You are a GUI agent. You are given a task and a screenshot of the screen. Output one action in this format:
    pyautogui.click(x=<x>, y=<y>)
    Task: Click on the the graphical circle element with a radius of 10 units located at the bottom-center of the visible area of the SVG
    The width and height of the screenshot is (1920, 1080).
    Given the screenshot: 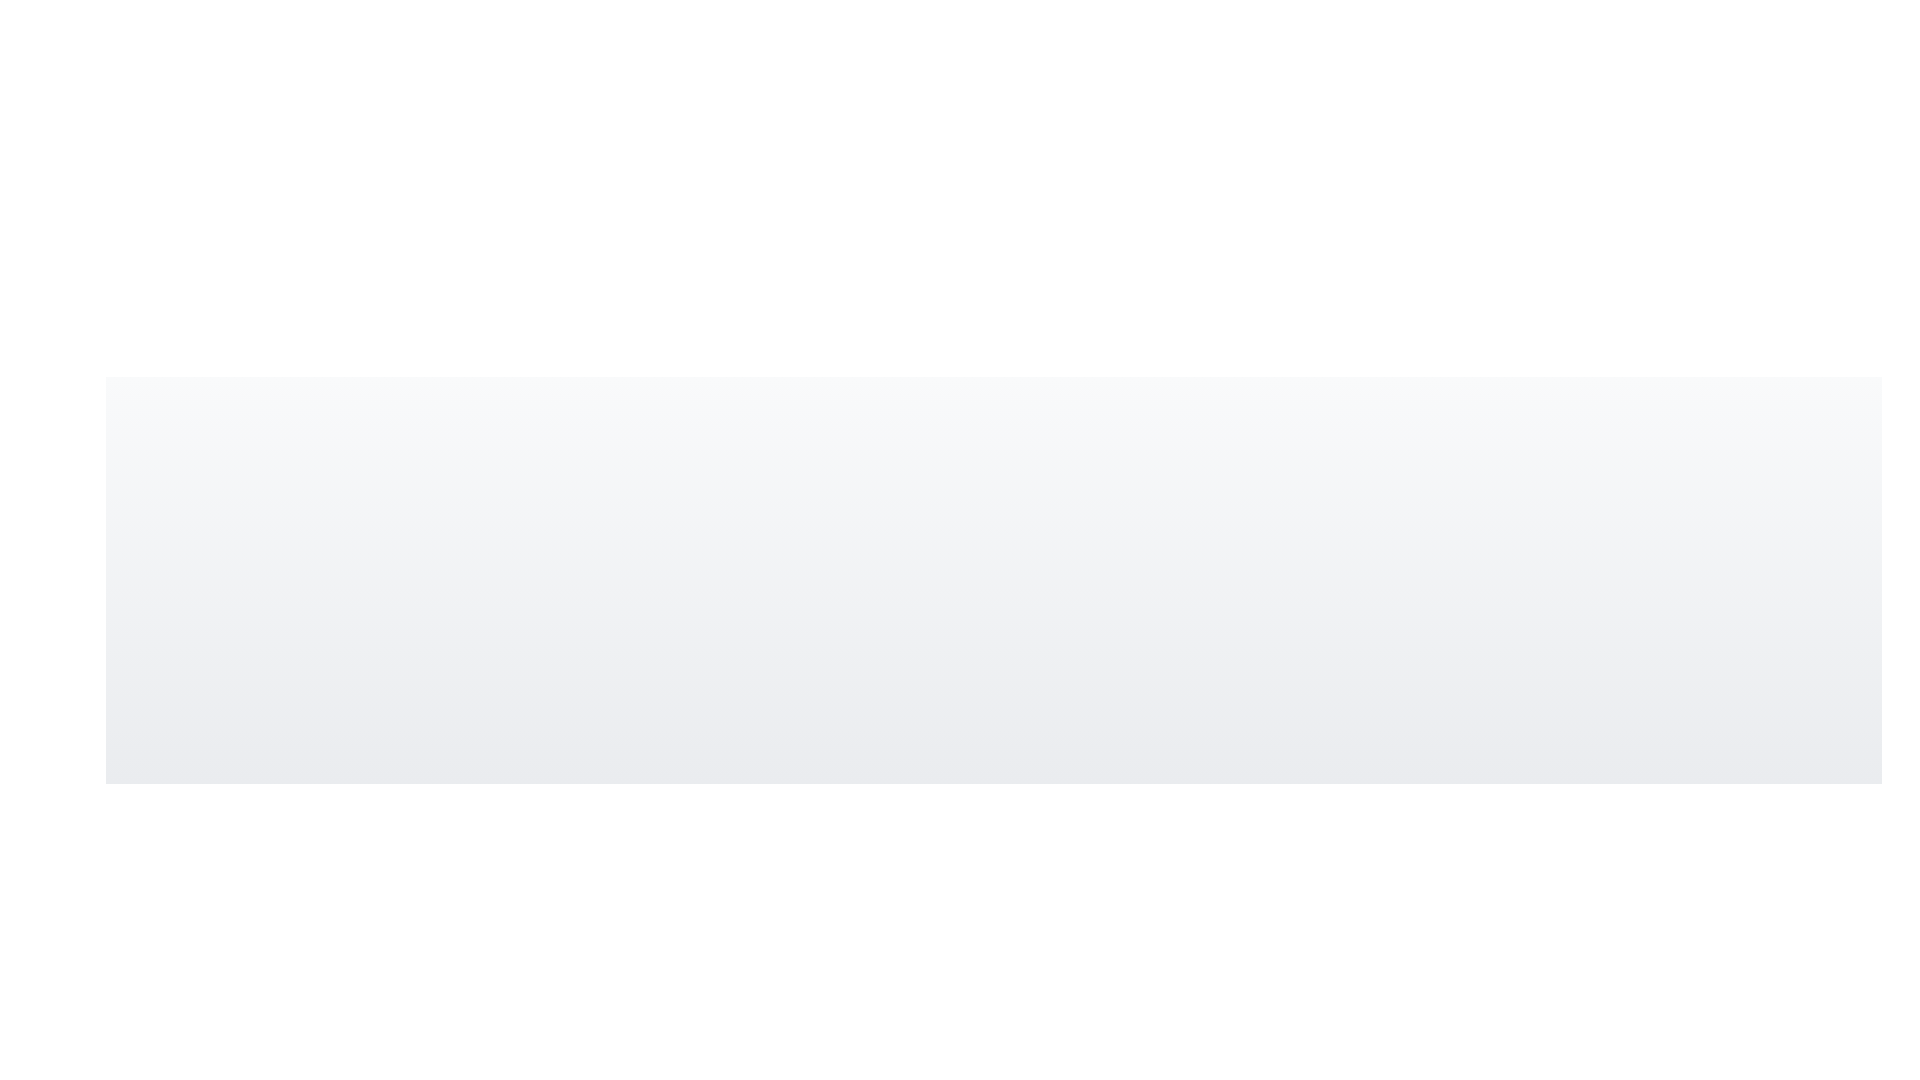 What is the action you would take?
    pyautogui.click(x=993, y=922)
    